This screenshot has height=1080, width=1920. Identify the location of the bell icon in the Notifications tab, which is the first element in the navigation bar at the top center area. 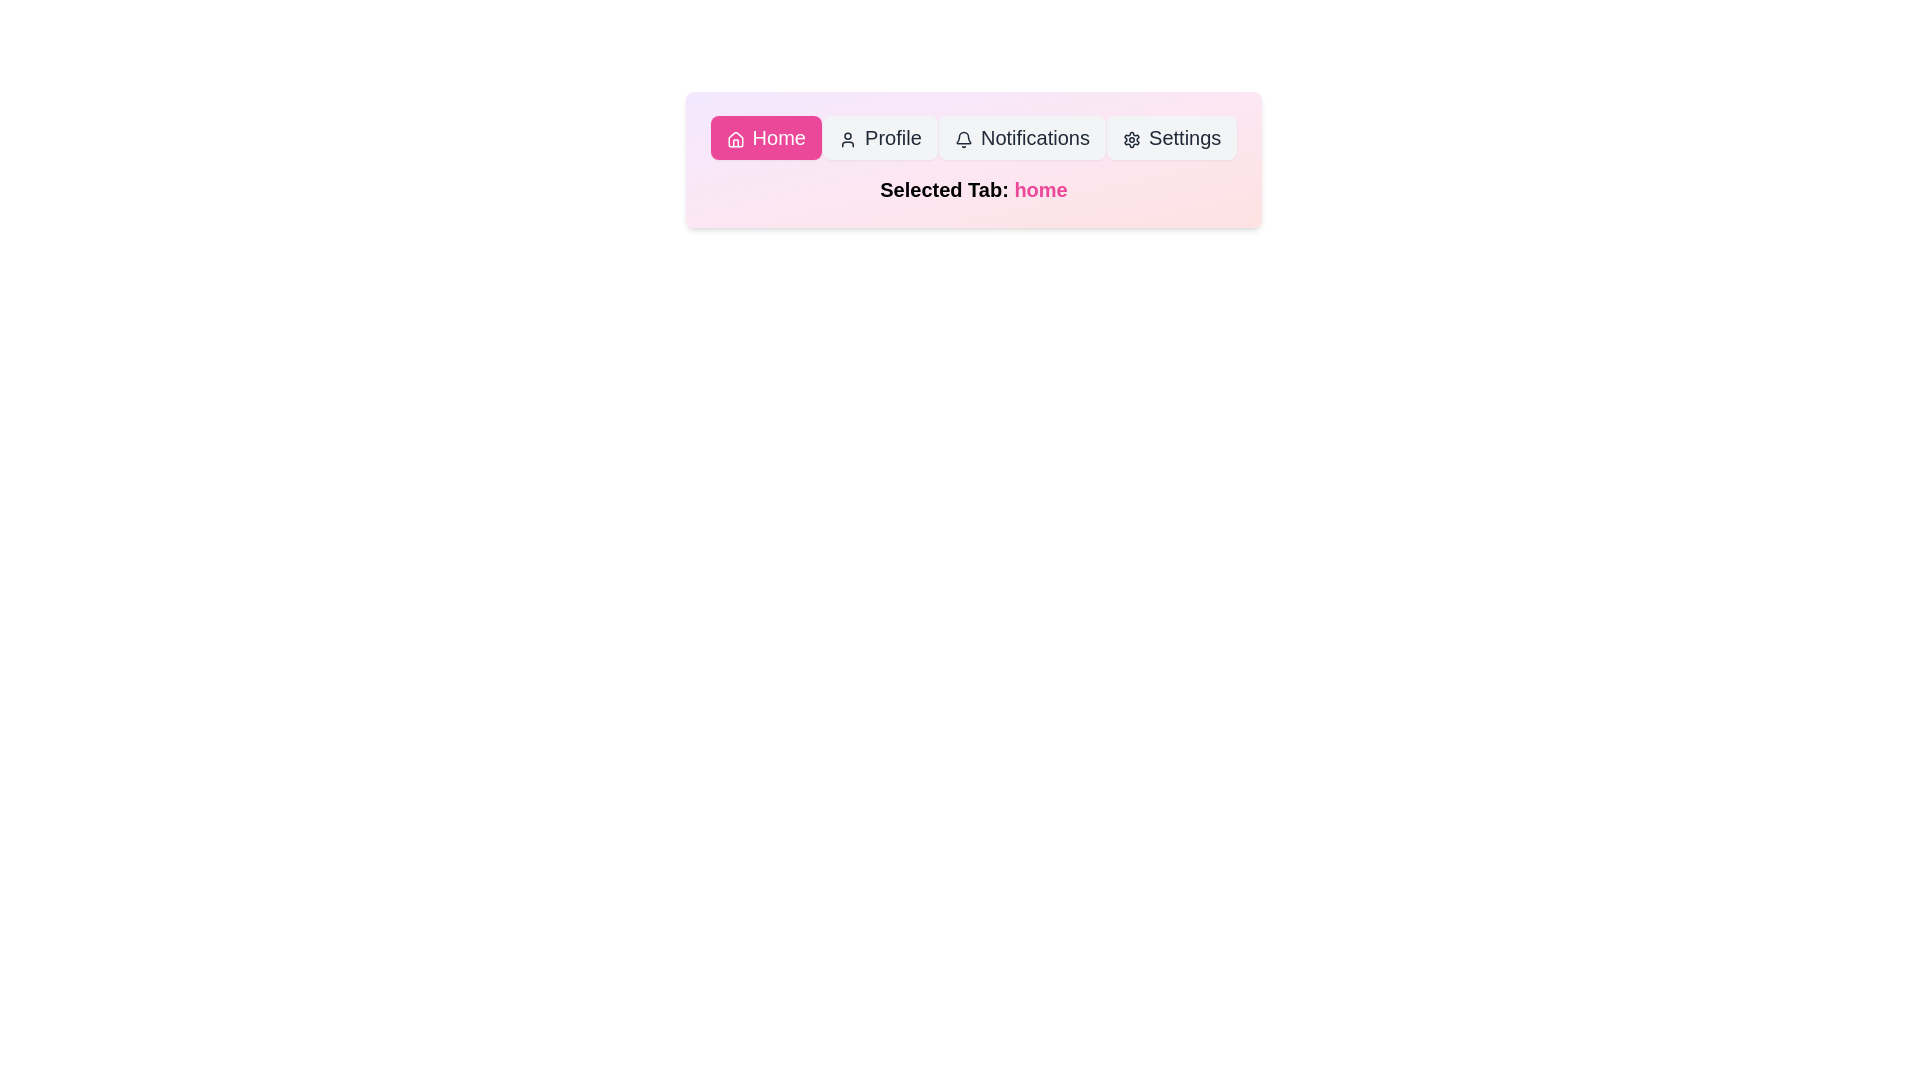
(964, 138).